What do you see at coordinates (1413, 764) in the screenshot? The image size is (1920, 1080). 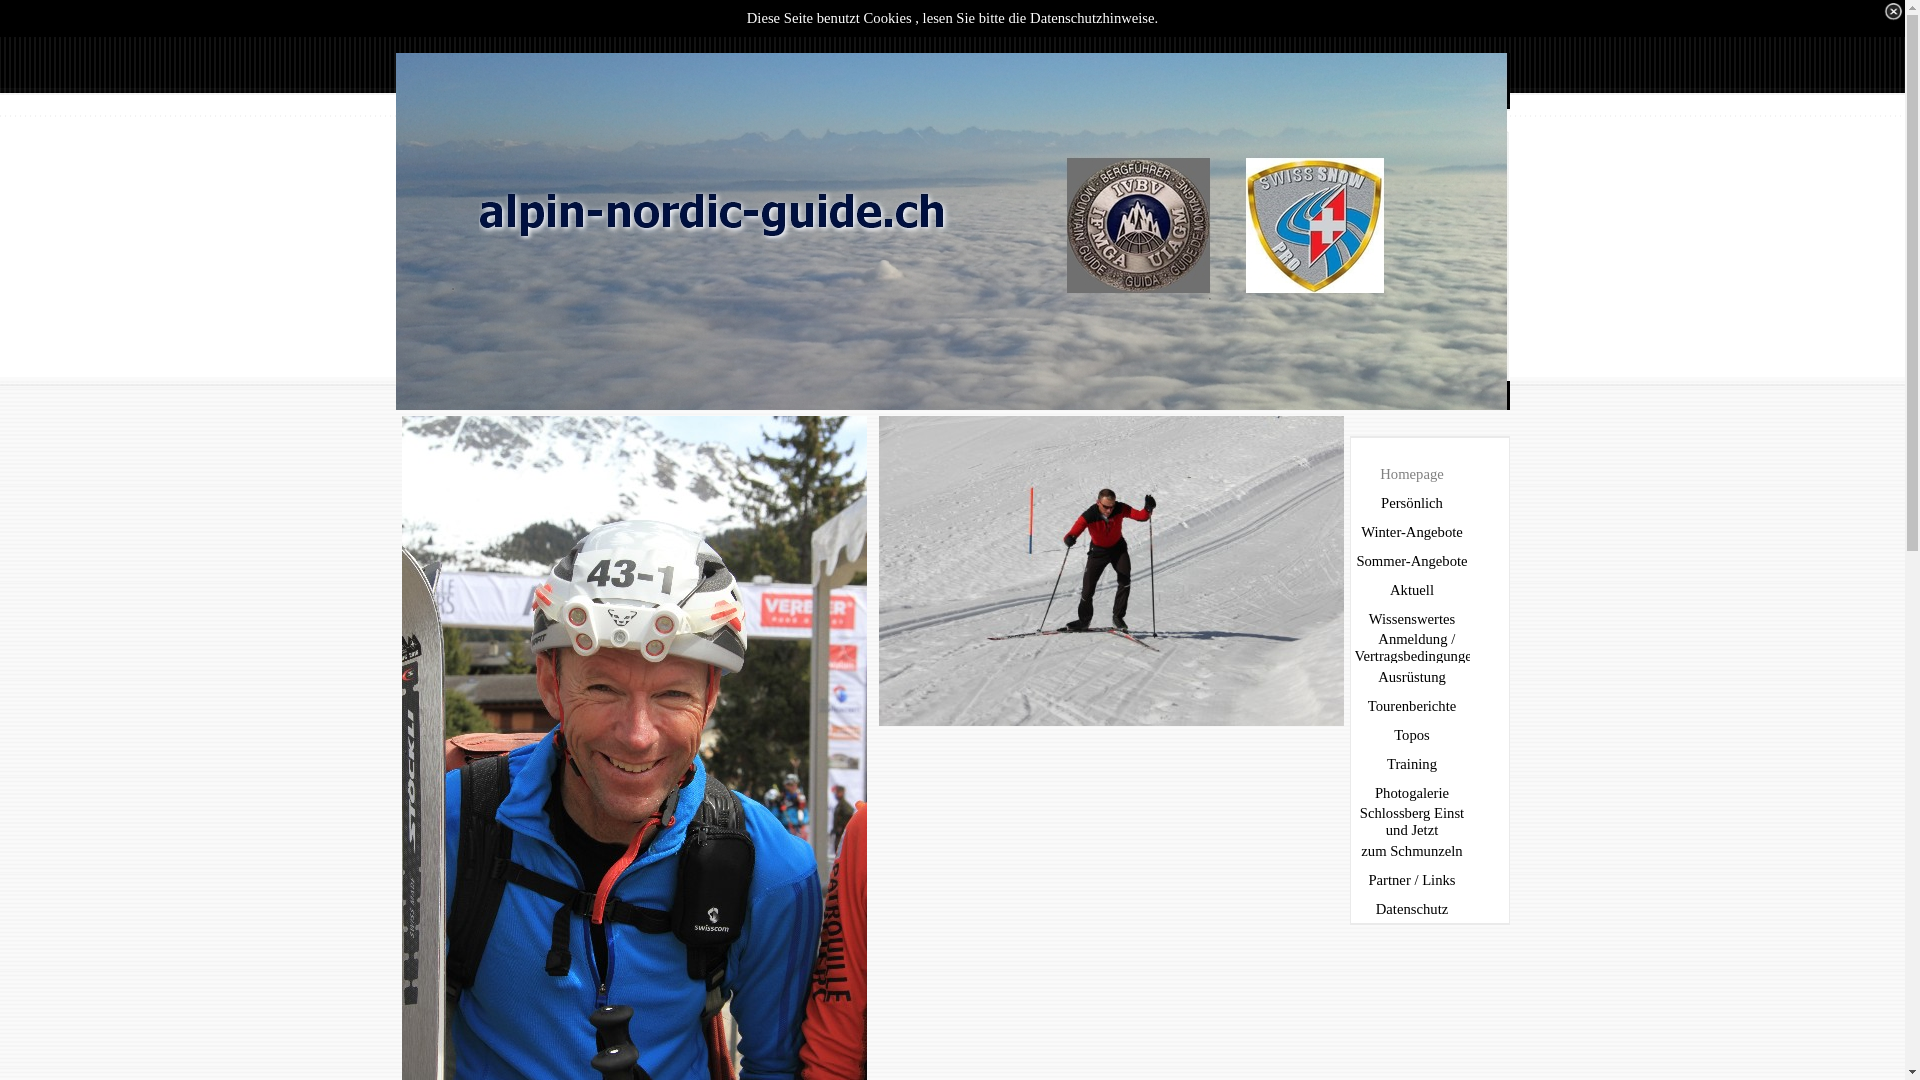 I see `'Training'` at bounding box center [1413, 764].